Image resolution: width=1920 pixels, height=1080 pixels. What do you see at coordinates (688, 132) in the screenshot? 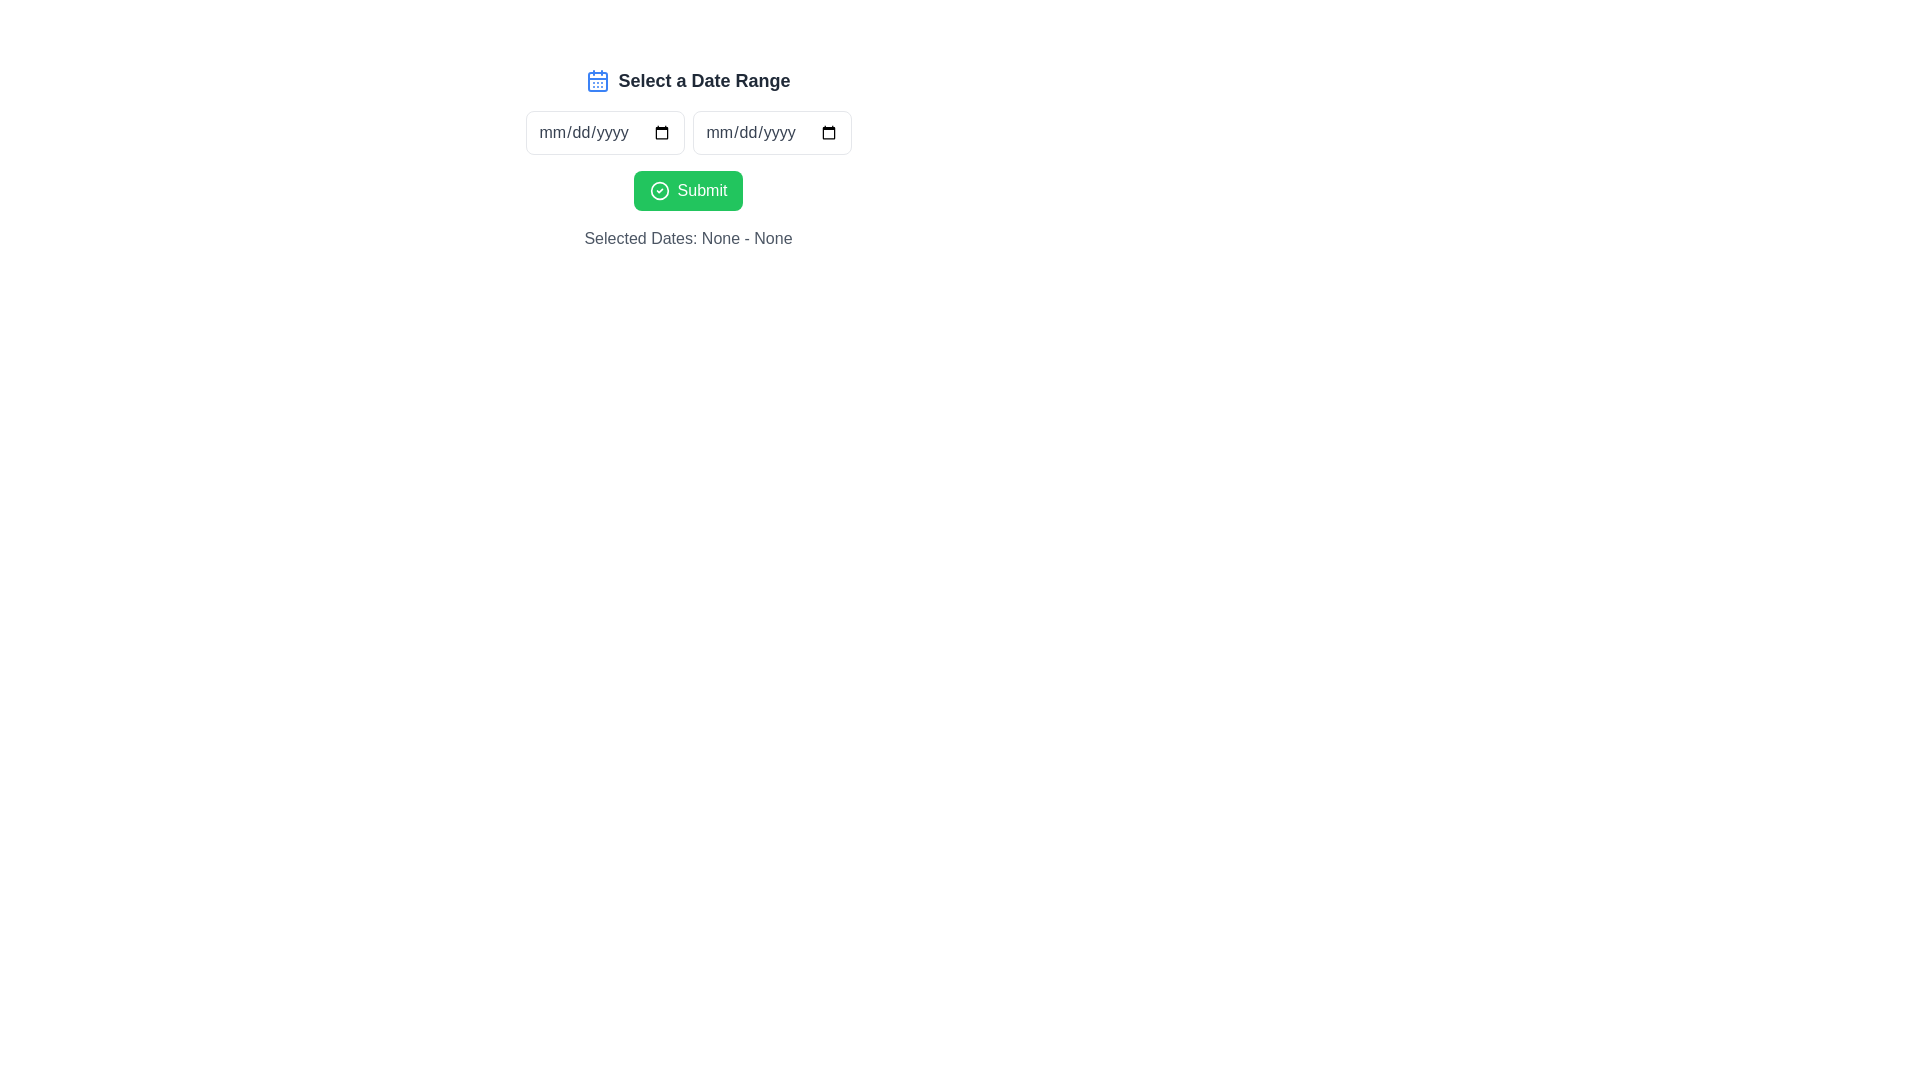
I see `the Date range selection field group` at bounding box center [688, 132].